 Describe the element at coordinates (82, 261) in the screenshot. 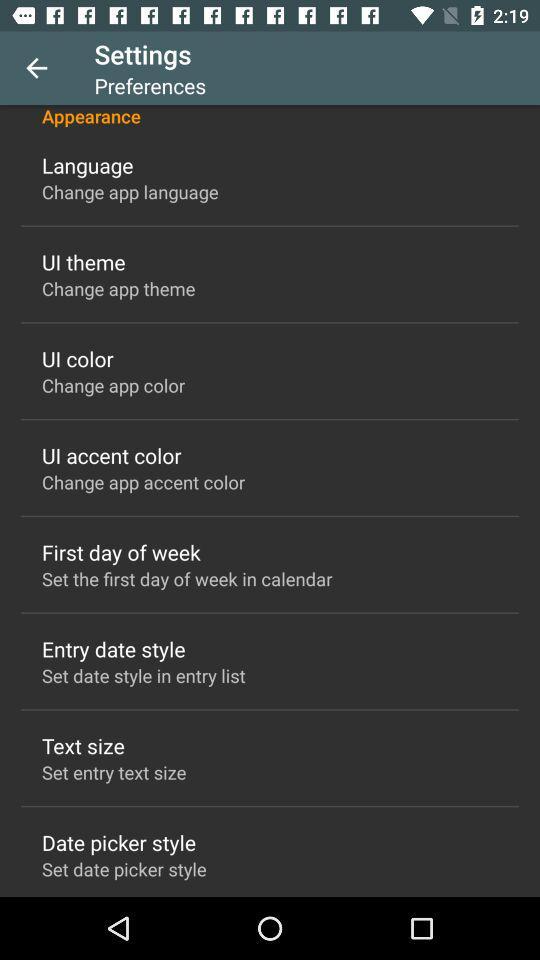

I see `item above change app theme item` at that location.